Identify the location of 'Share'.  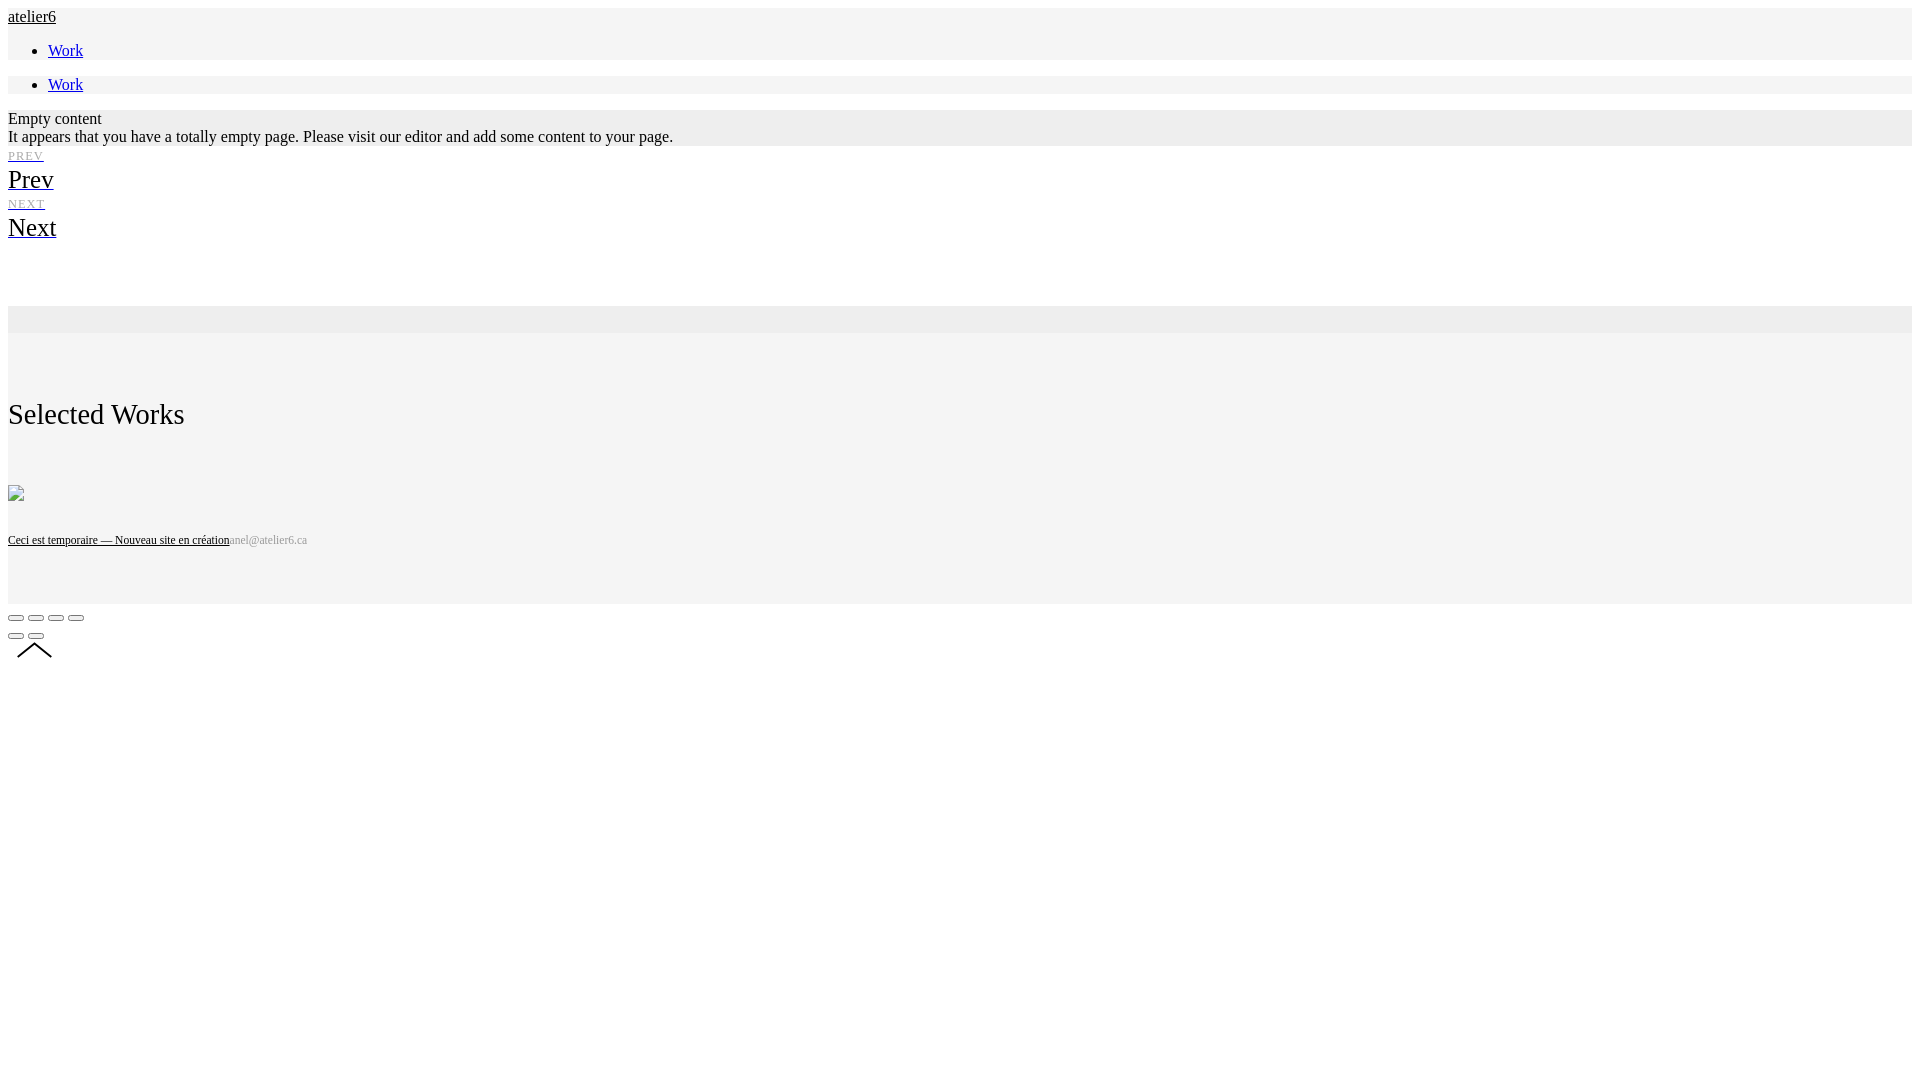
(35, 616).